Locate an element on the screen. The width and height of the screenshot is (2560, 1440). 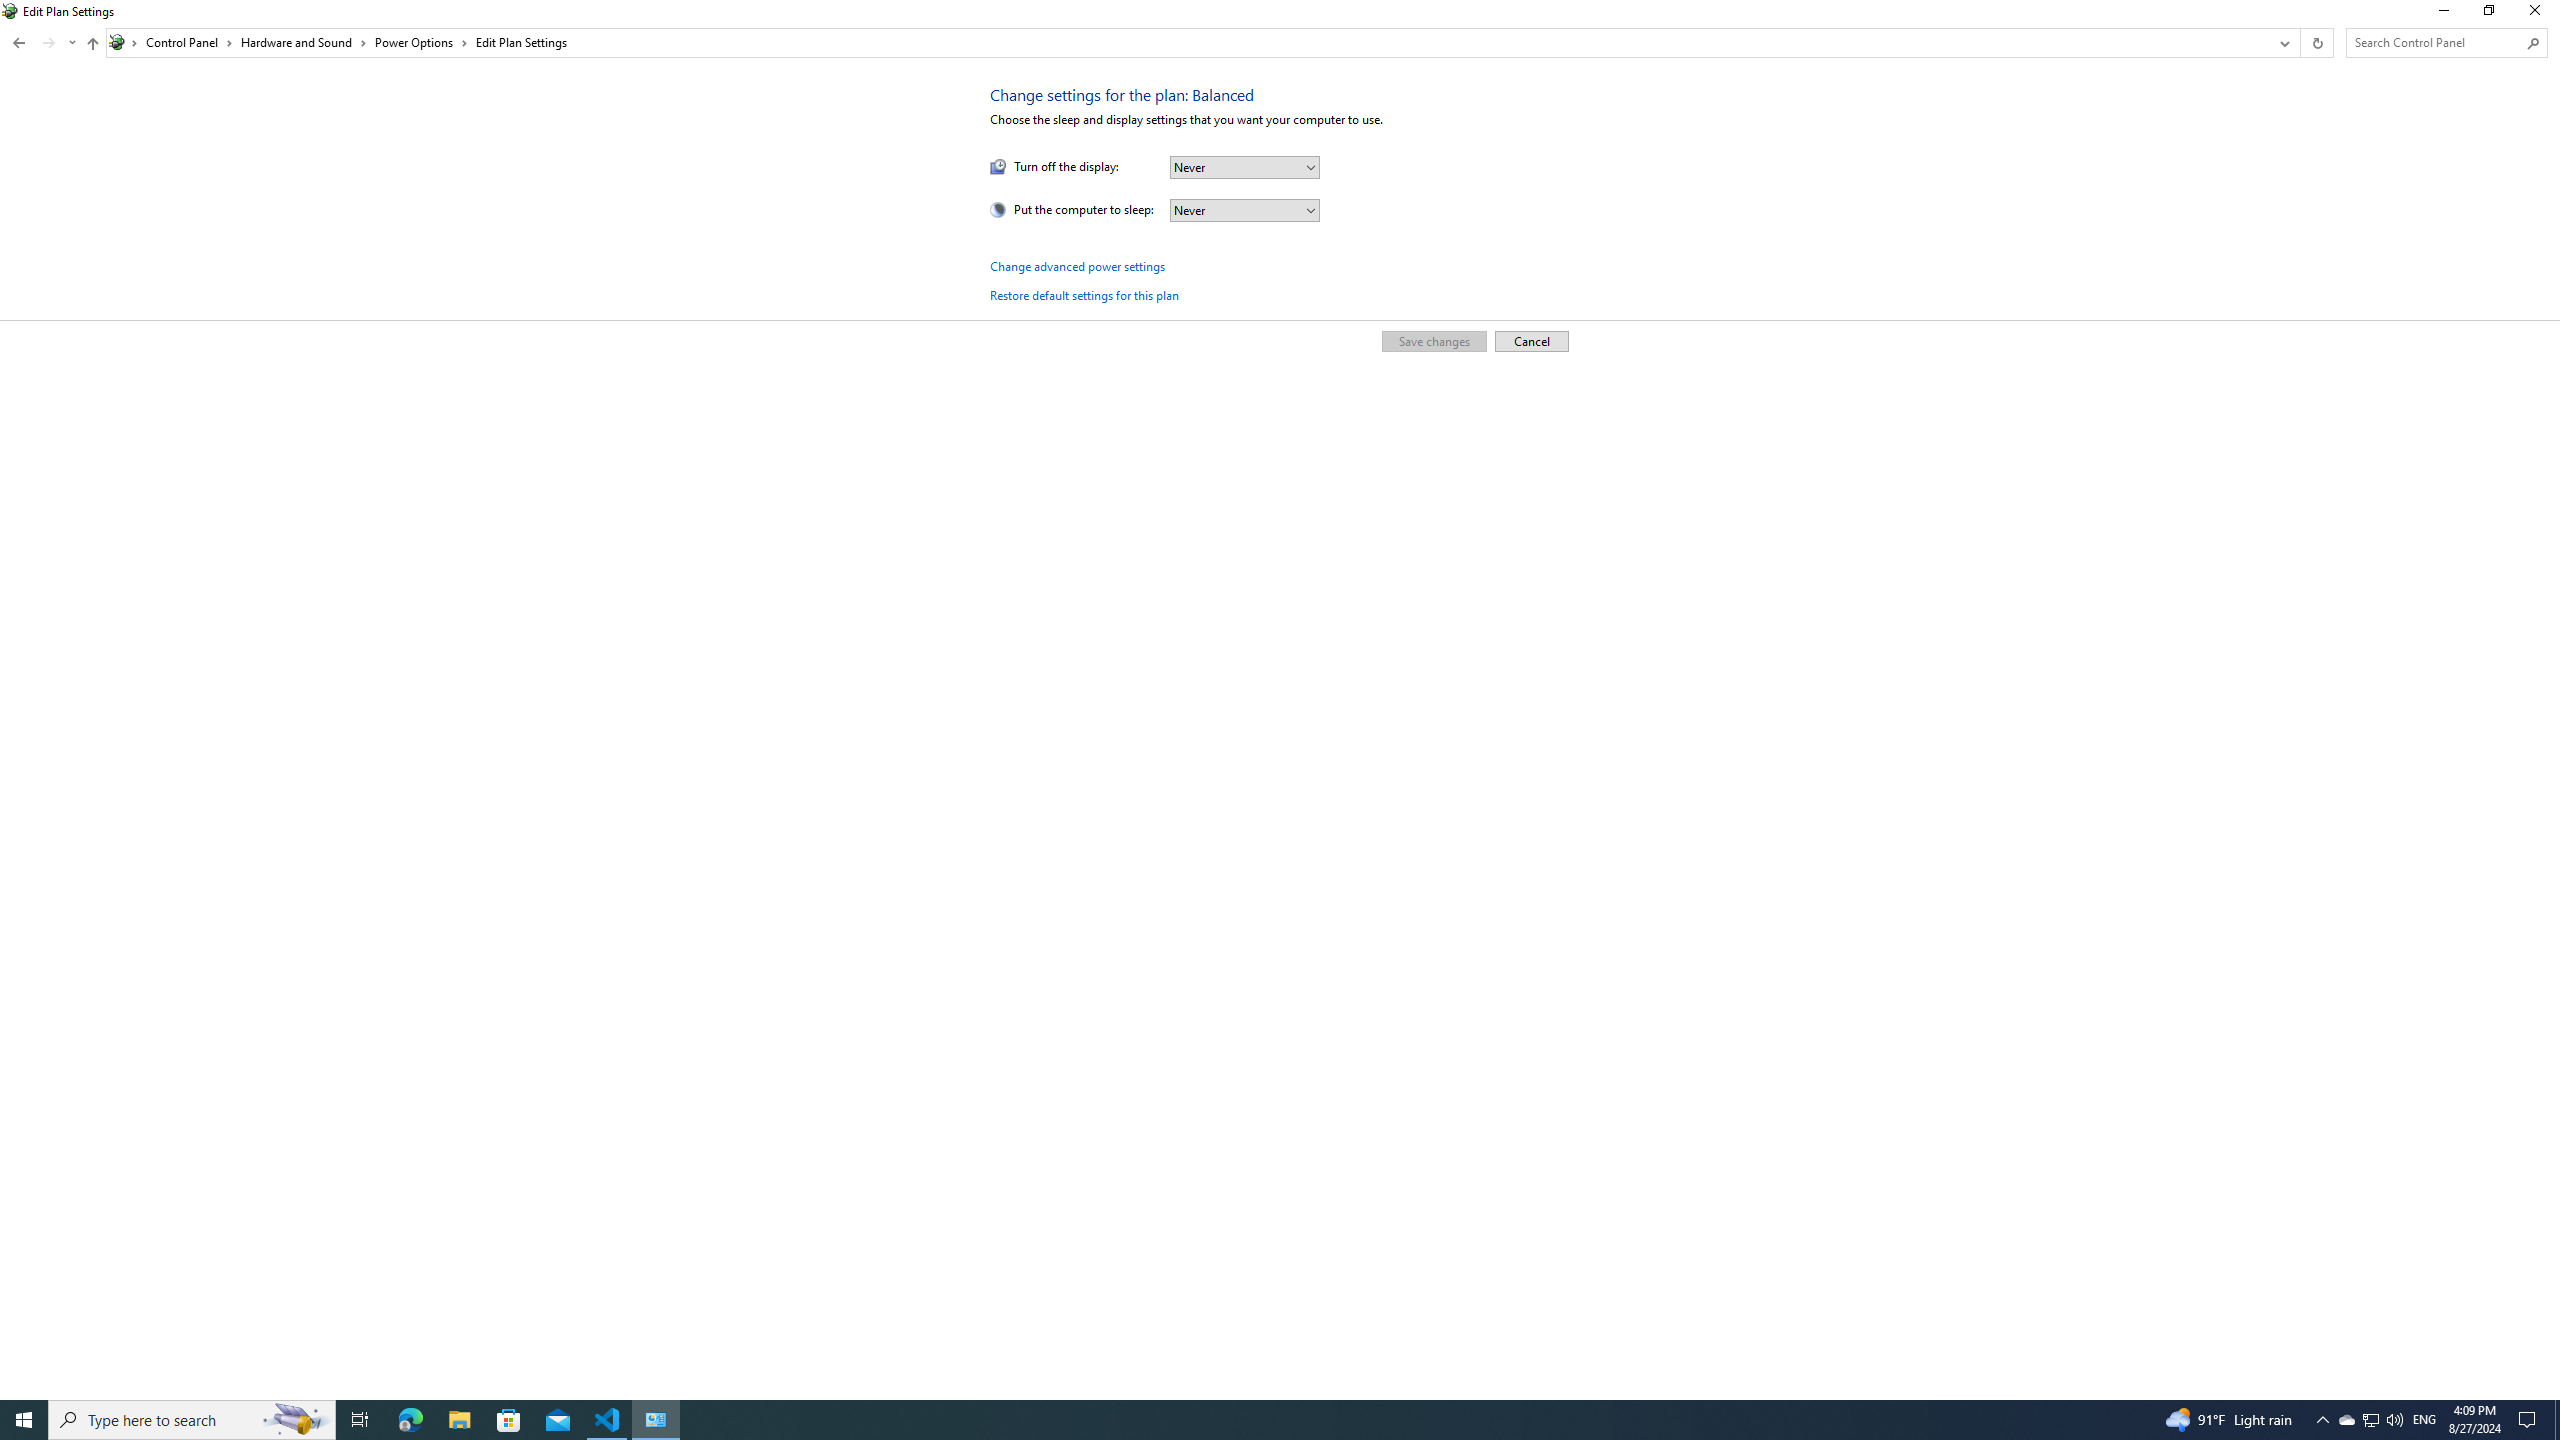
'Save changes' is located at coordinates (1432, 340).